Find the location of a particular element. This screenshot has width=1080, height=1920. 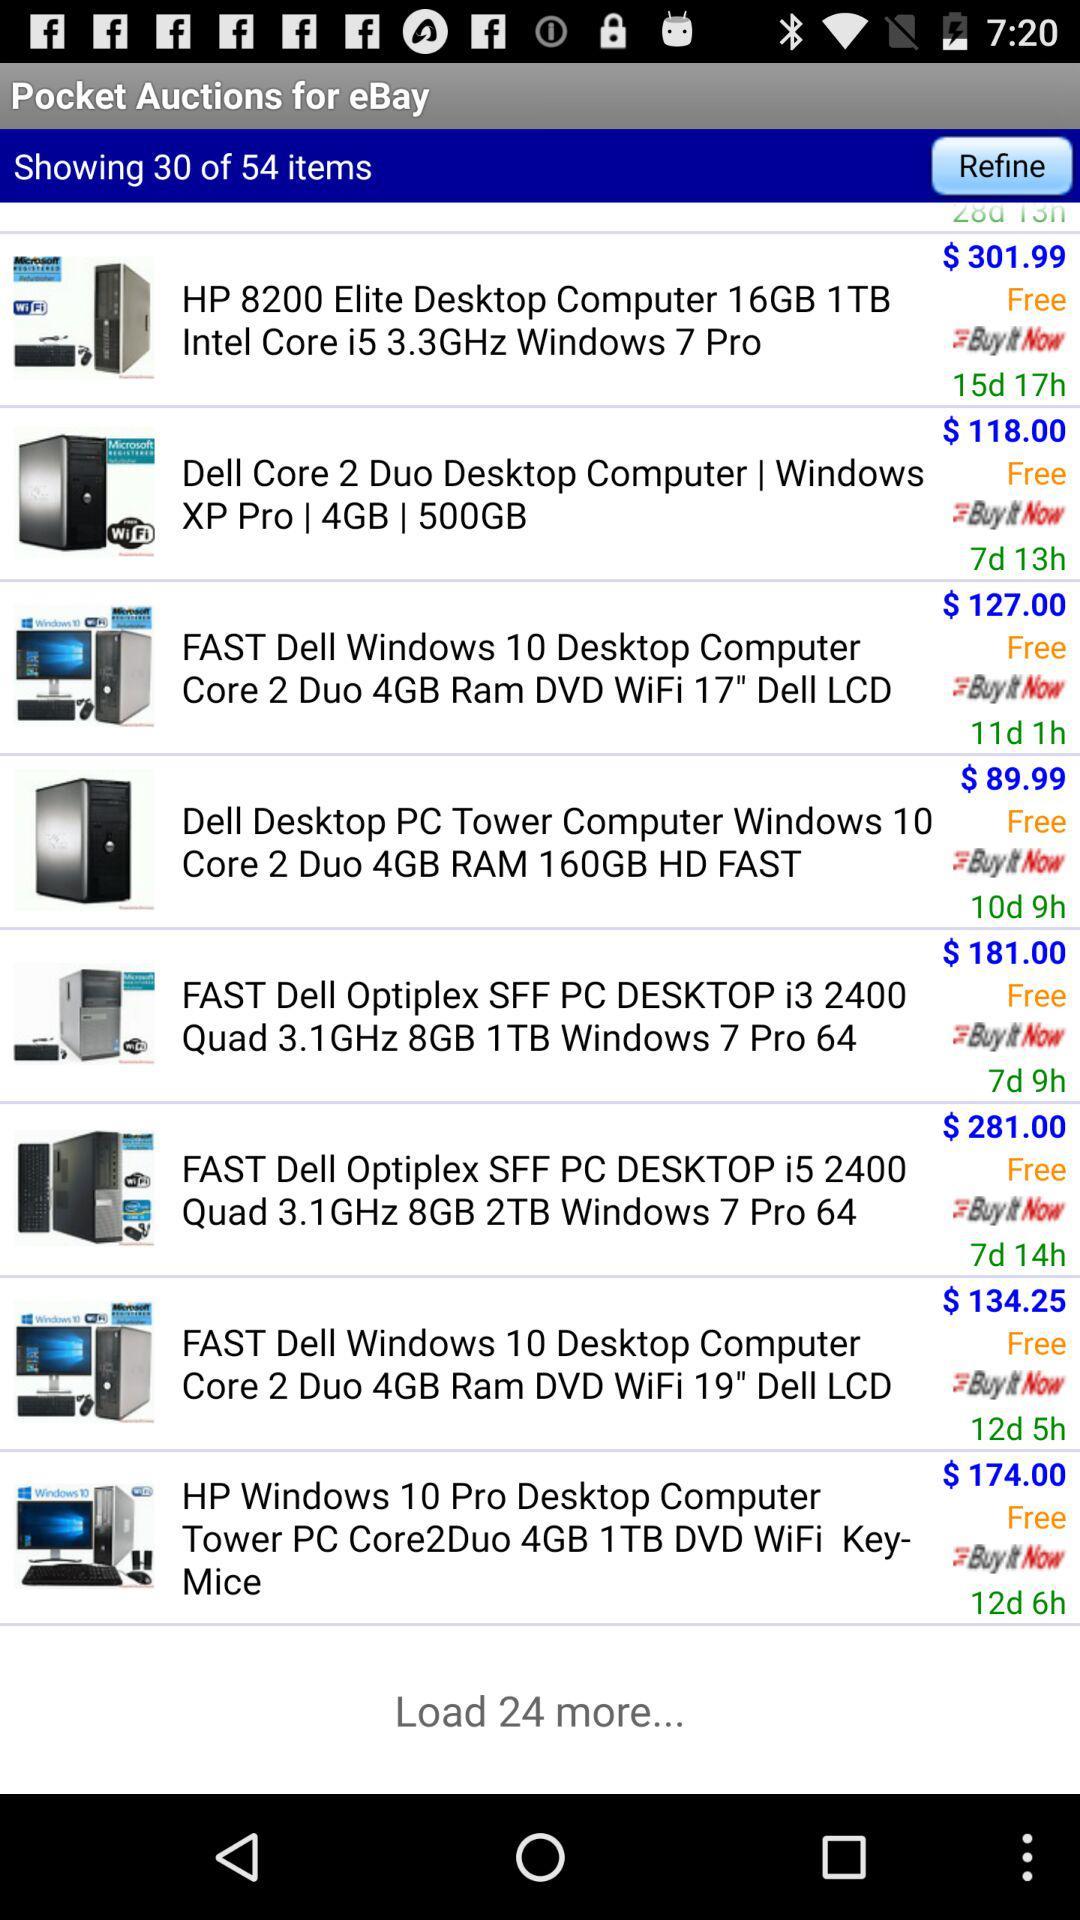

the 15d 17h icon is located at coordinates (1009, 383).